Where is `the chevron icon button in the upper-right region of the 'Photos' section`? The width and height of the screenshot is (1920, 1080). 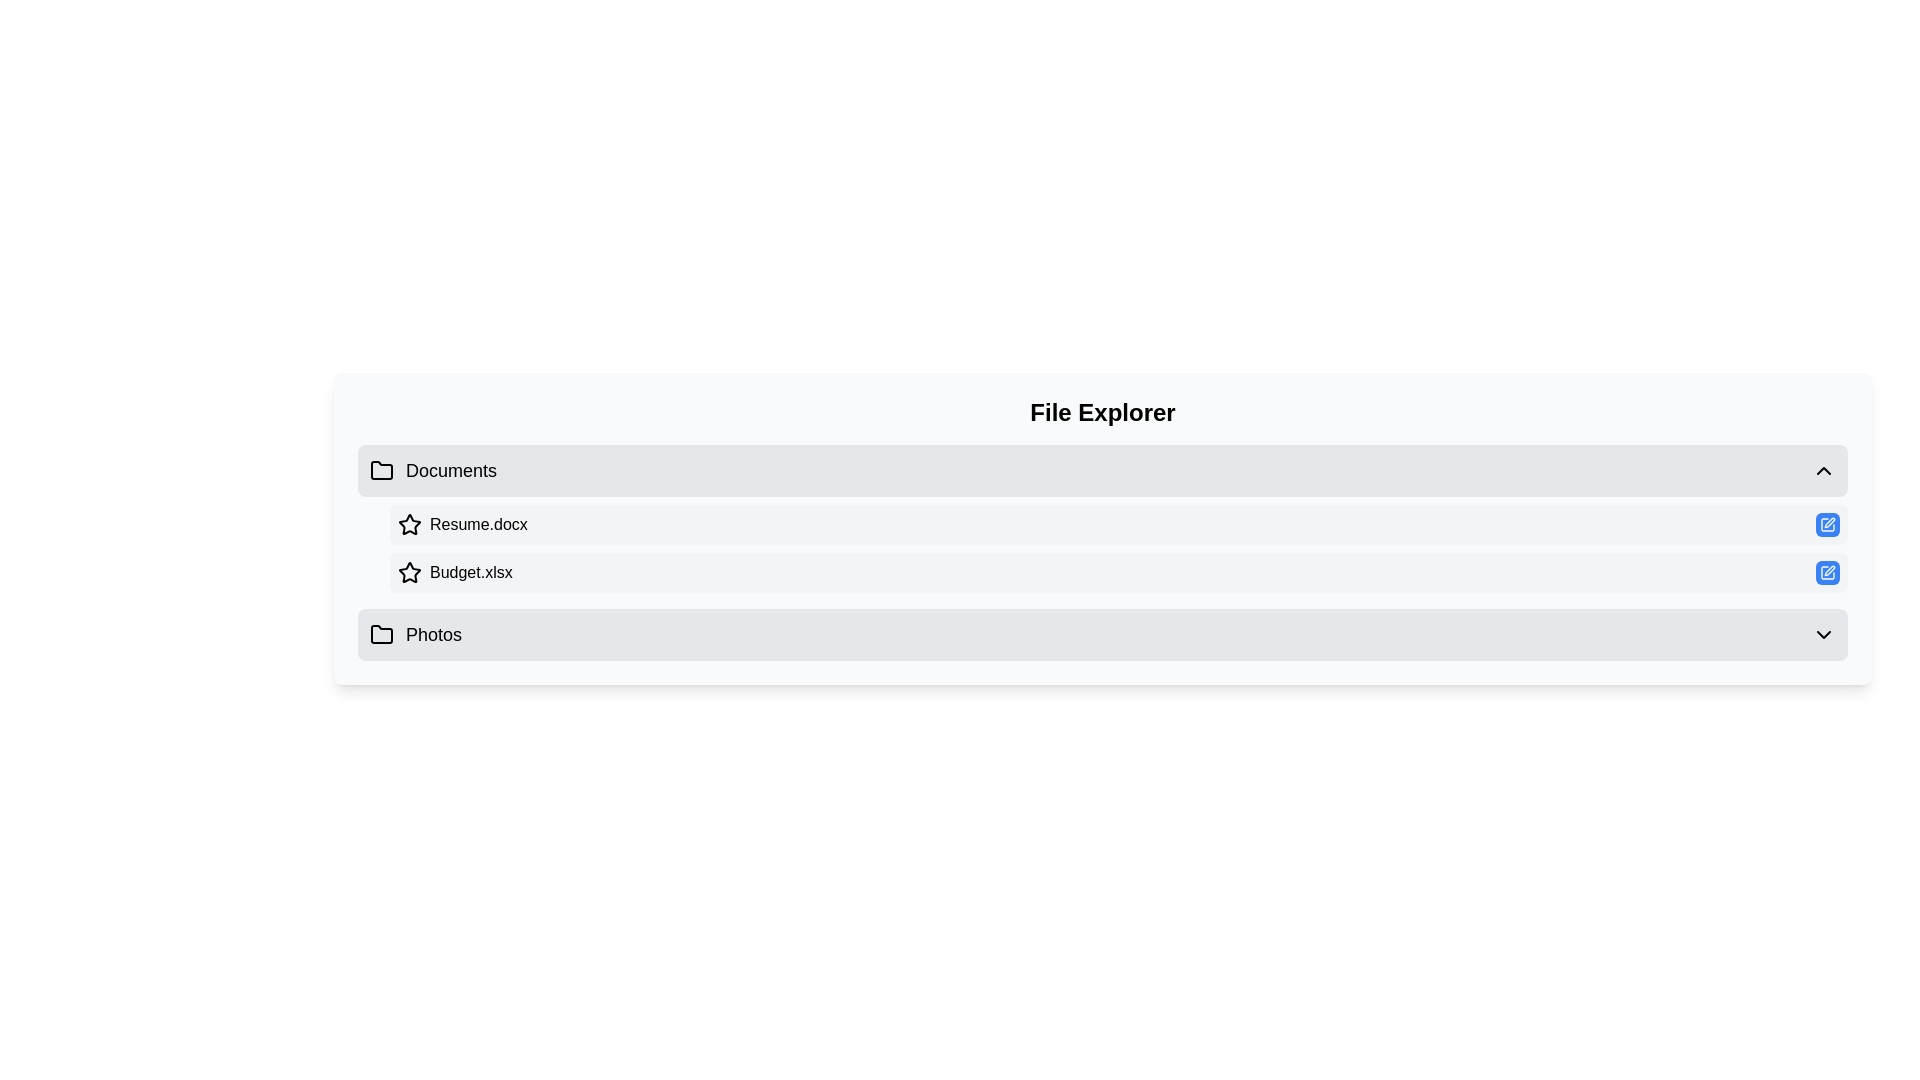 the chevron icon button in the upper-right region of the 'Photos' section is located at coordinates (1824, 635).